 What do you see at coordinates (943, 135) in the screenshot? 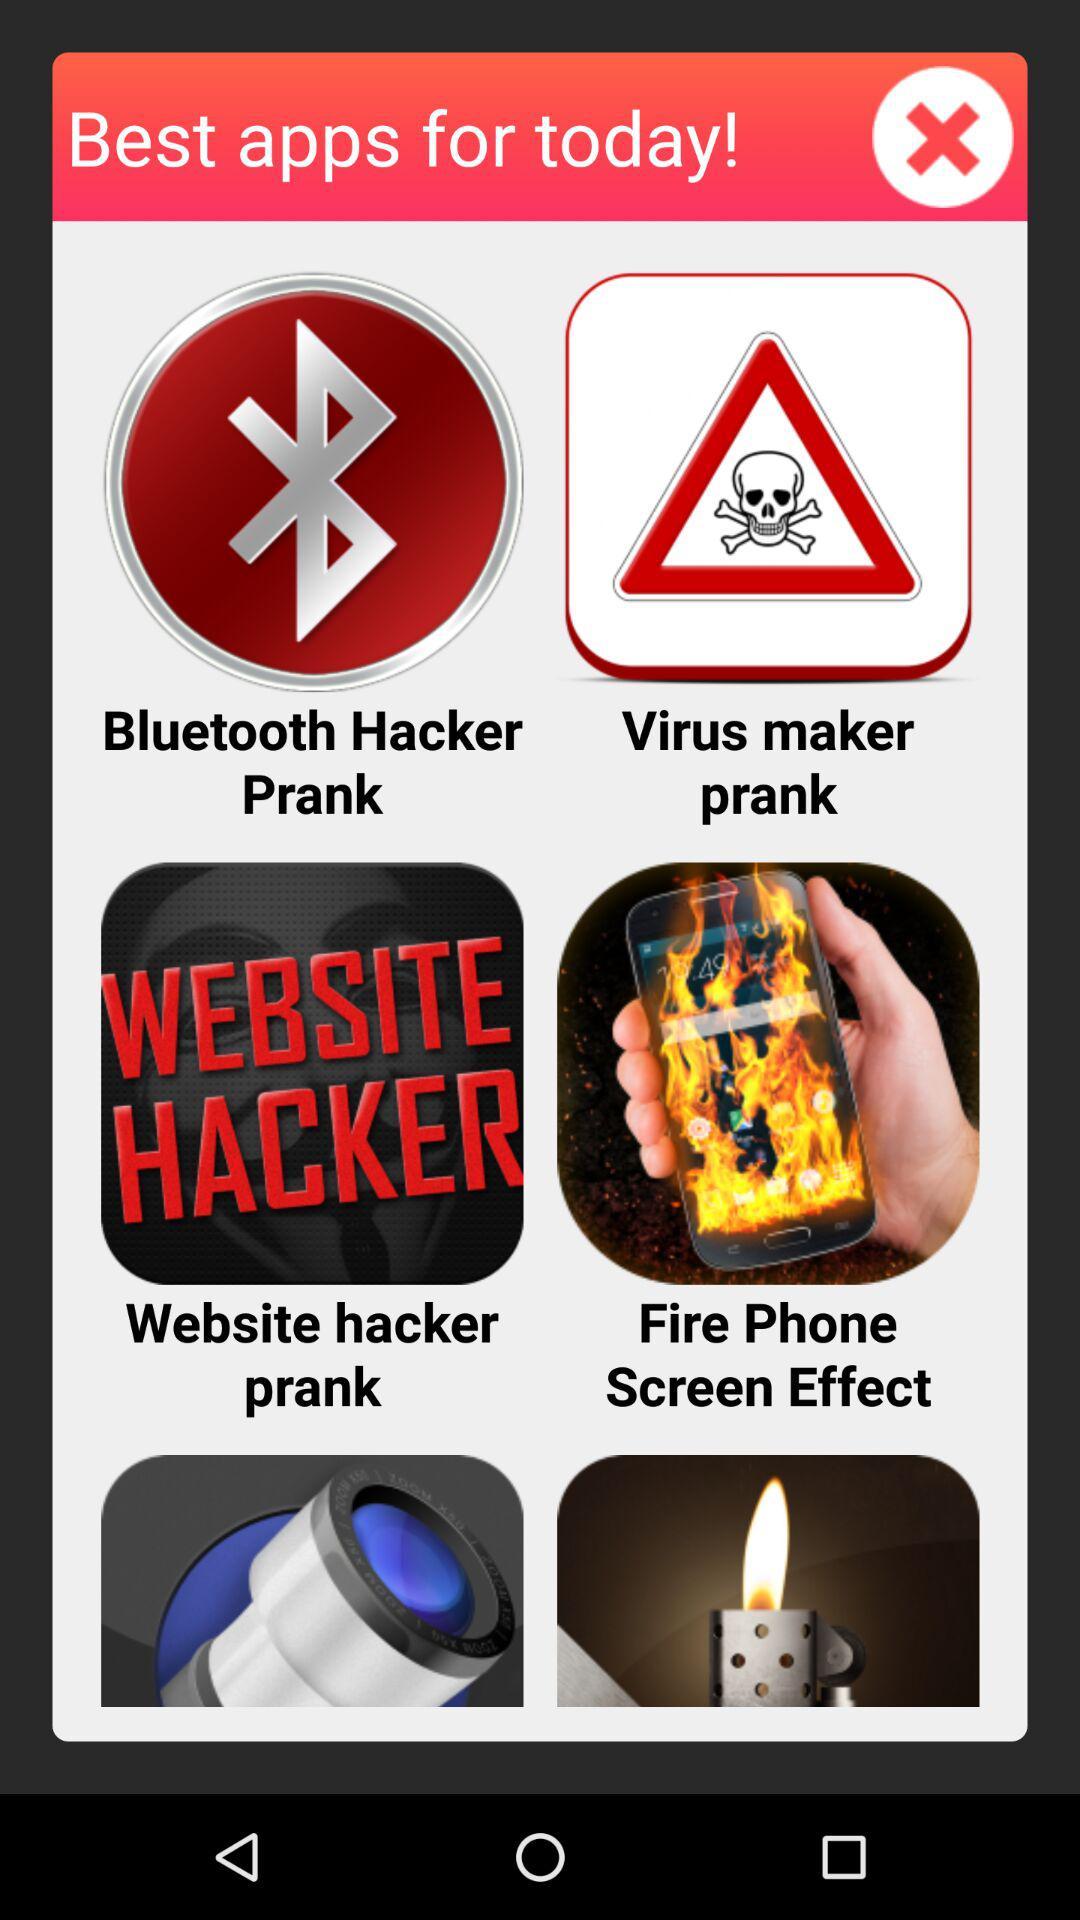
I see `exit current screen` at bounding box center [943, 135].